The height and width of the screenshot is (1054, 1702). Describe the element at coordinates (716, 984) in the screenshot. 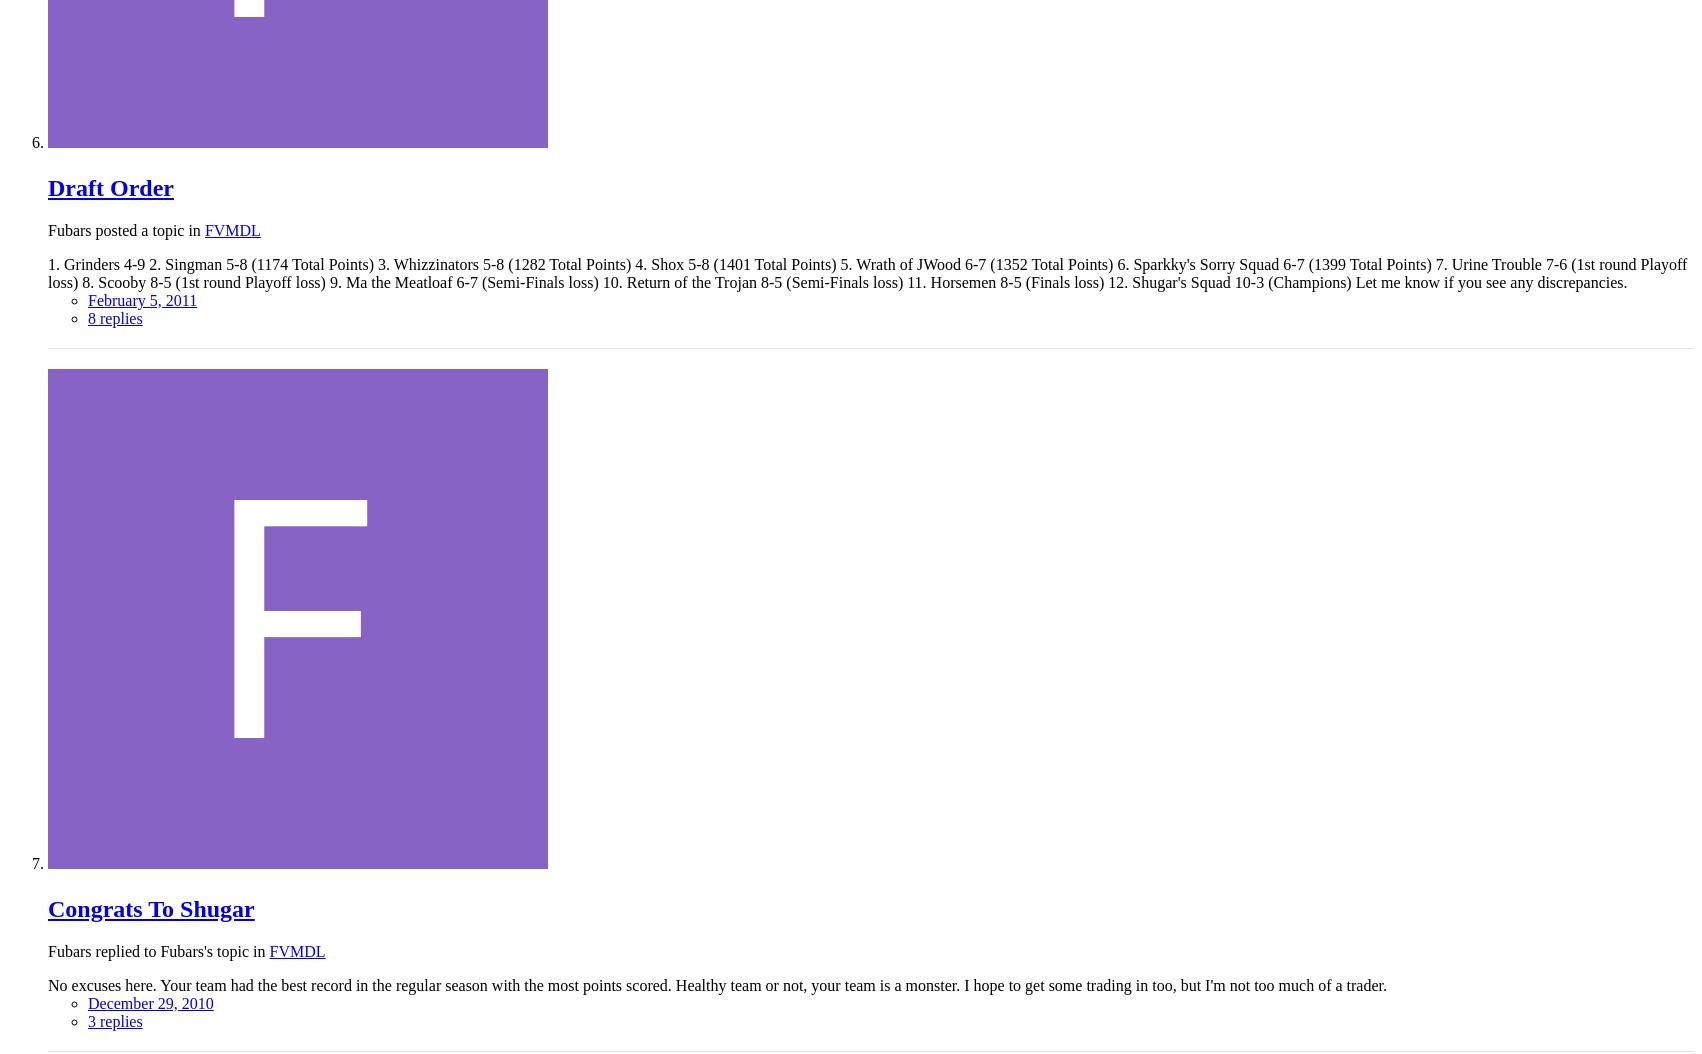

I see `'No excuses here.  Your team had the best record in the regular season with the most points scored.  Healthy team or not, your team is a monster.  I hope to get some trading in too, but I'm not too much of a trader.'` at that location.